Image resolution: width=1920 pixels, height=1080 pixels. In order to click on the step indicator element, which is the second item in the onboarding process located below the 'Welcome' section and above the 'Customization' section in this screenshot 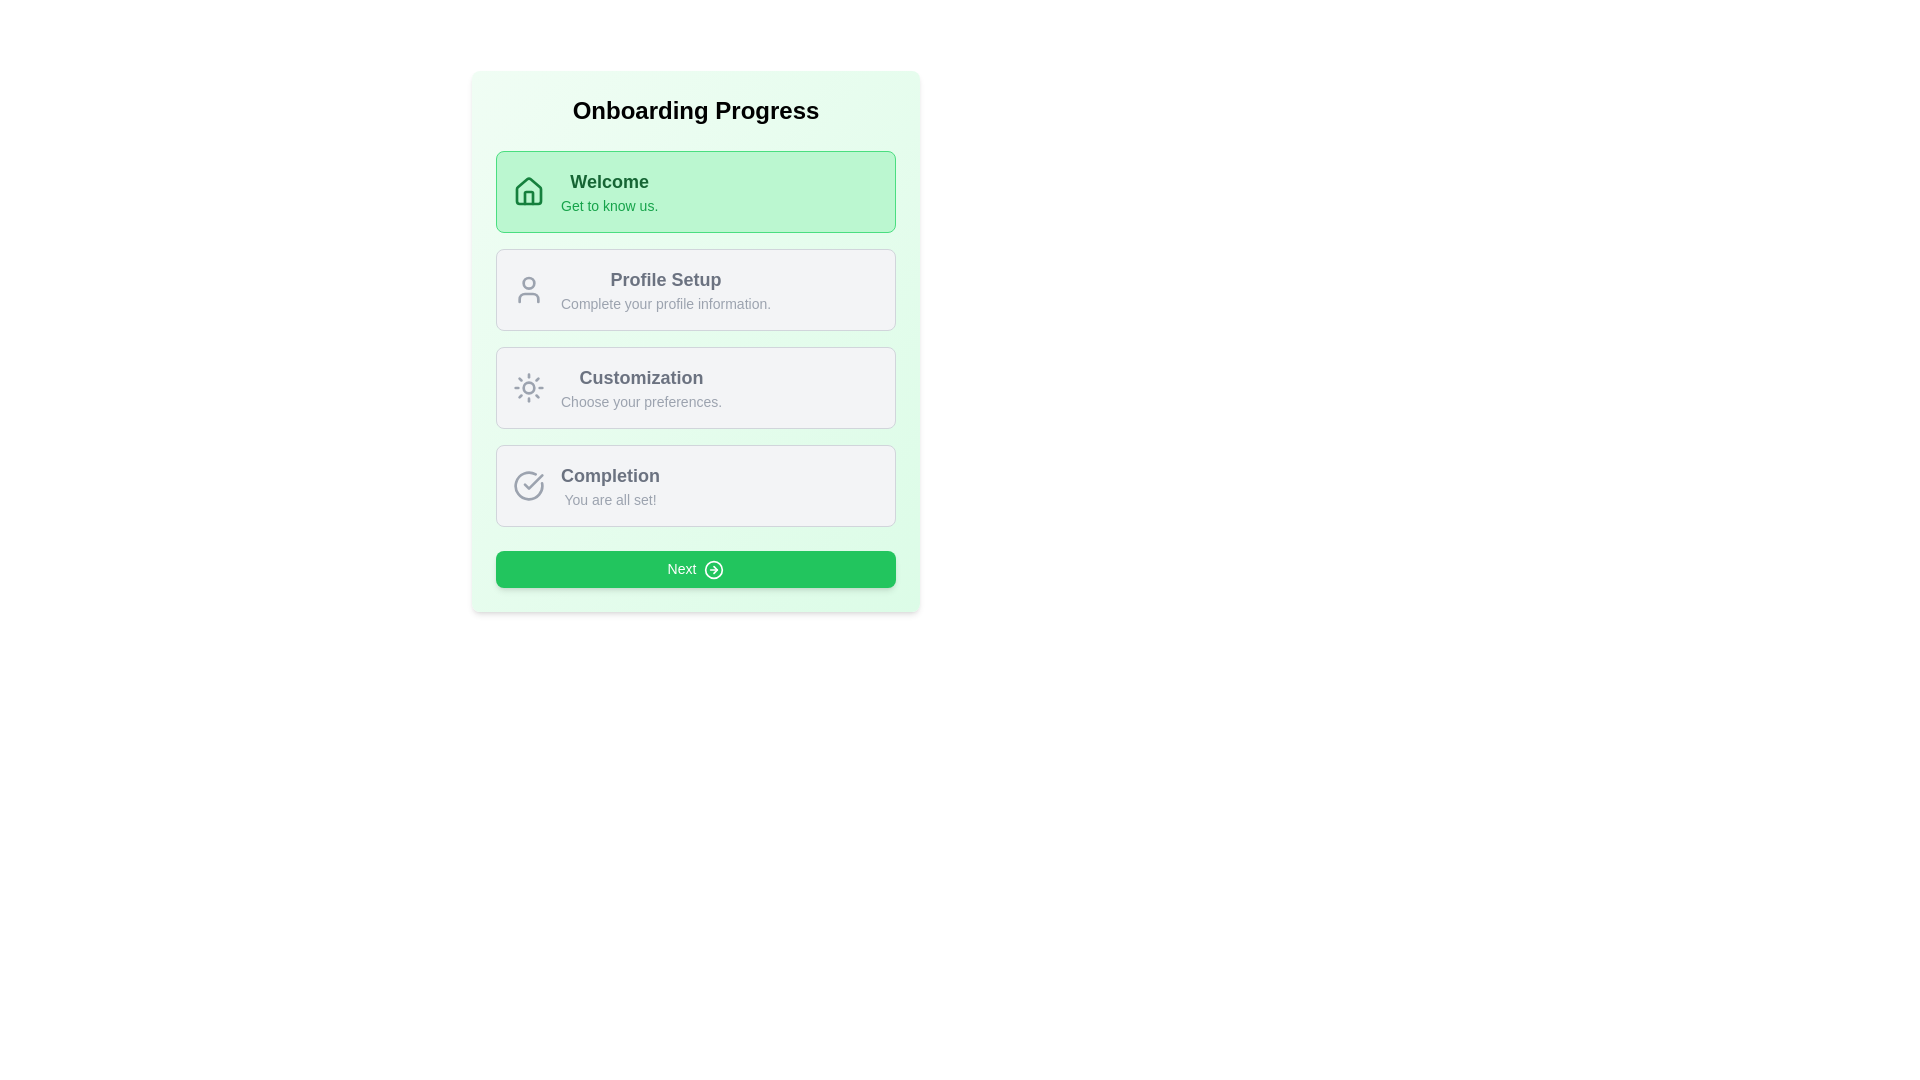, I will do `click(696, 289)`.